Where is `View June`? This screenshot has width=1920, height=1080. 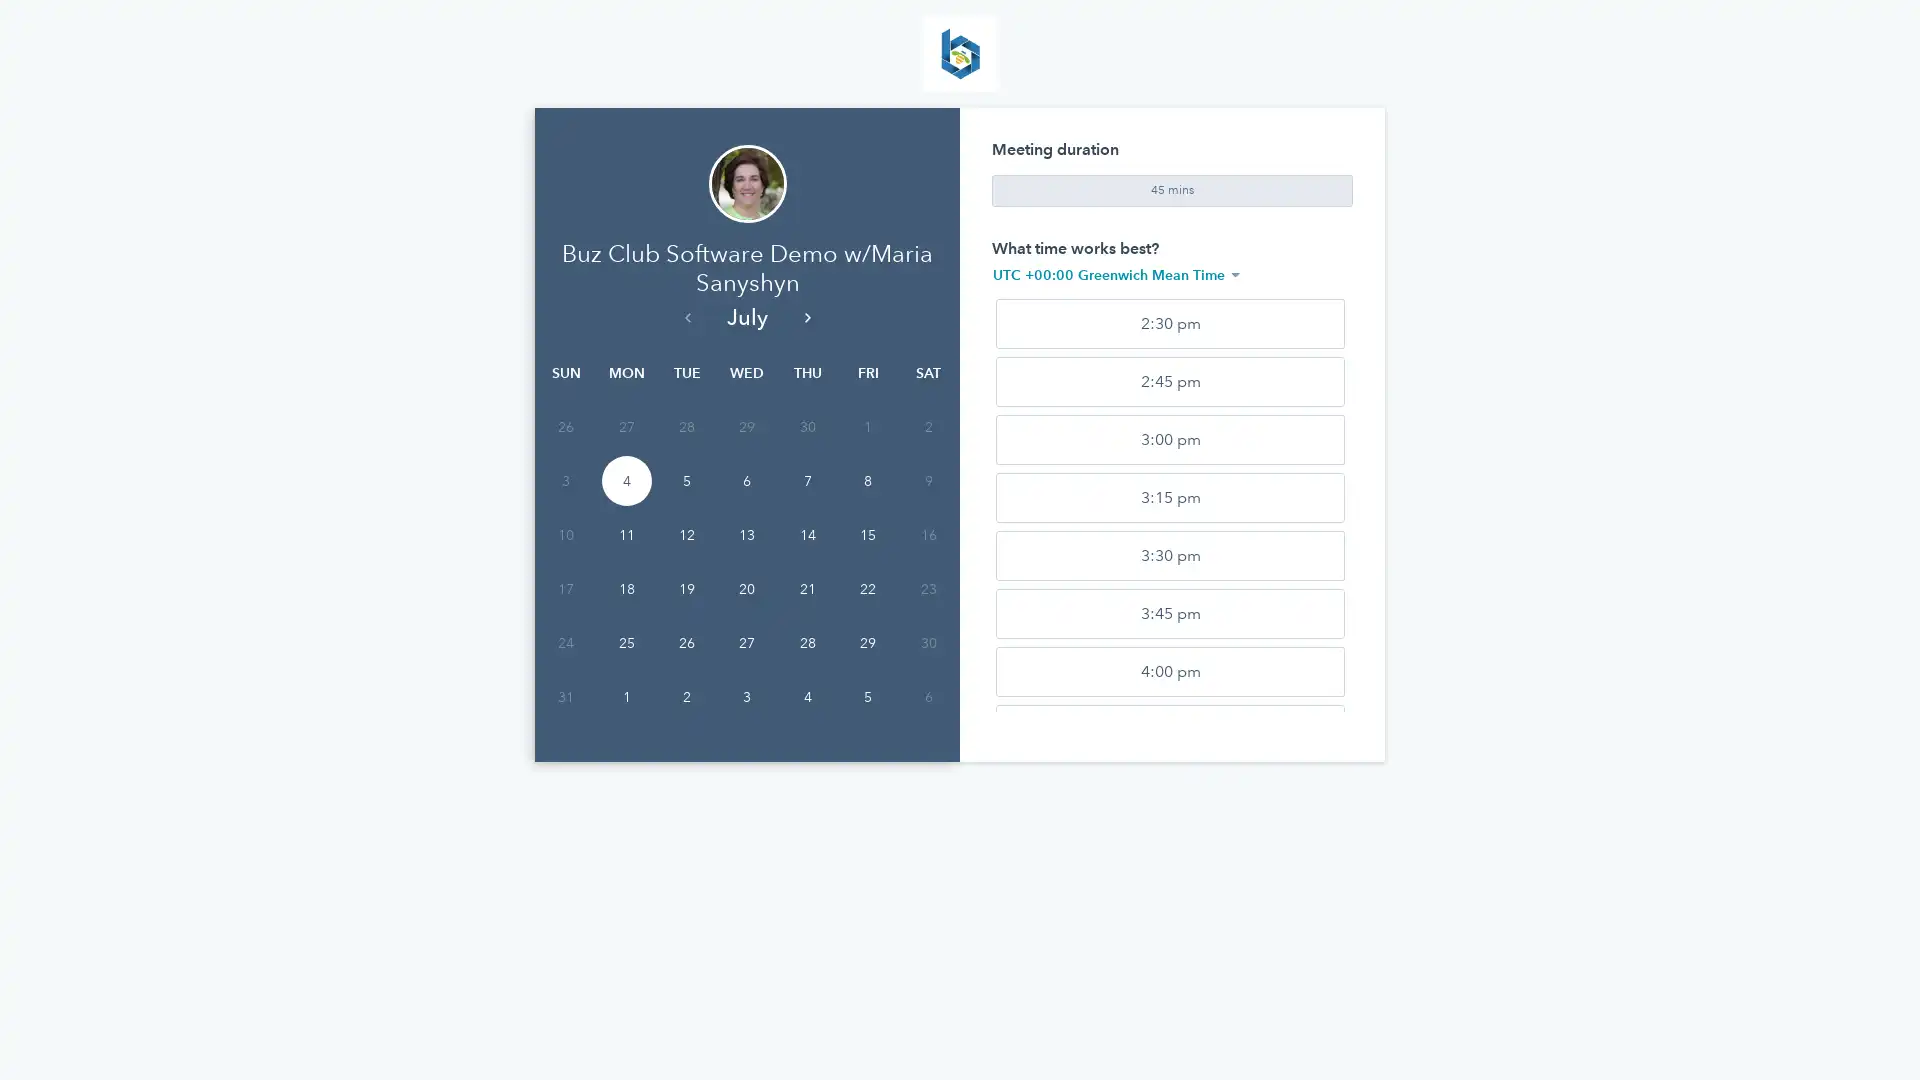 View June is located at coordinates (686, 315).